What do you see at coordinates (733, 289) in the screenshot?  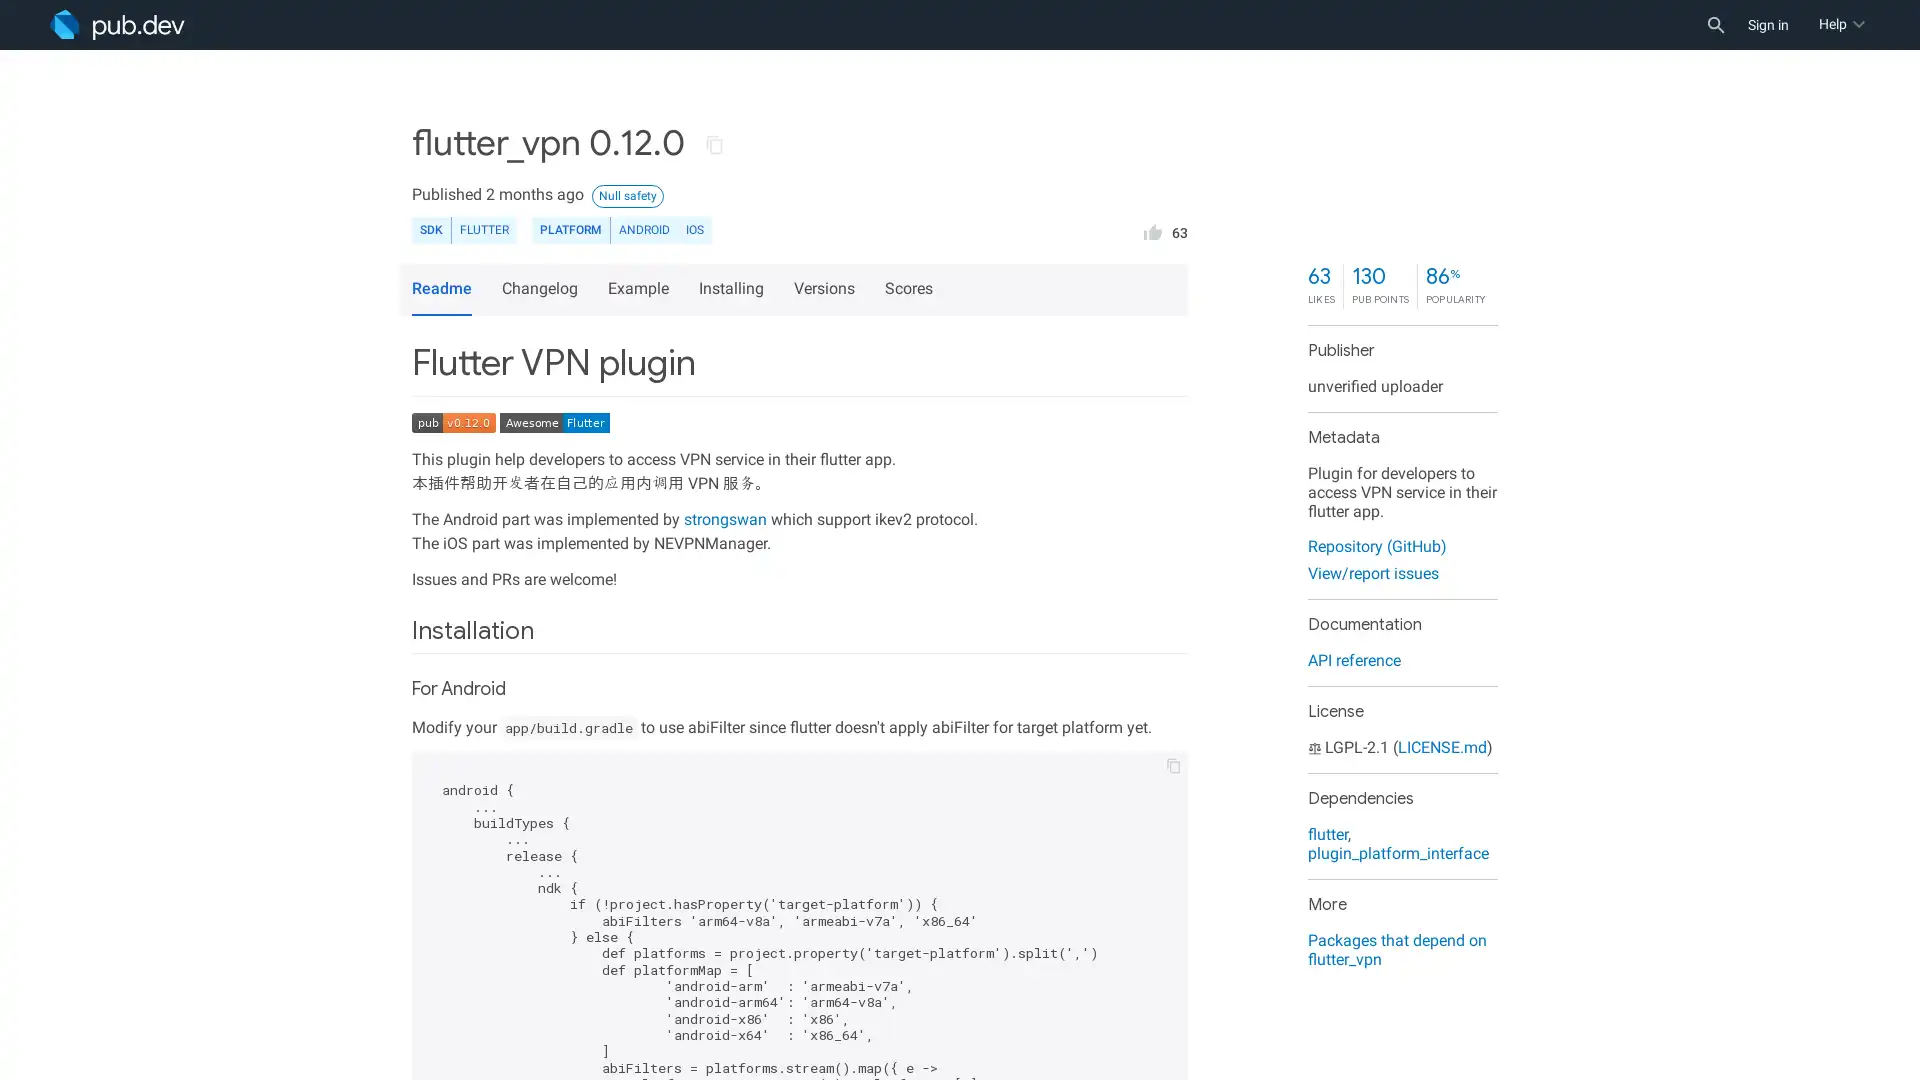 I see `Installing` at bounding box center [733, 289].